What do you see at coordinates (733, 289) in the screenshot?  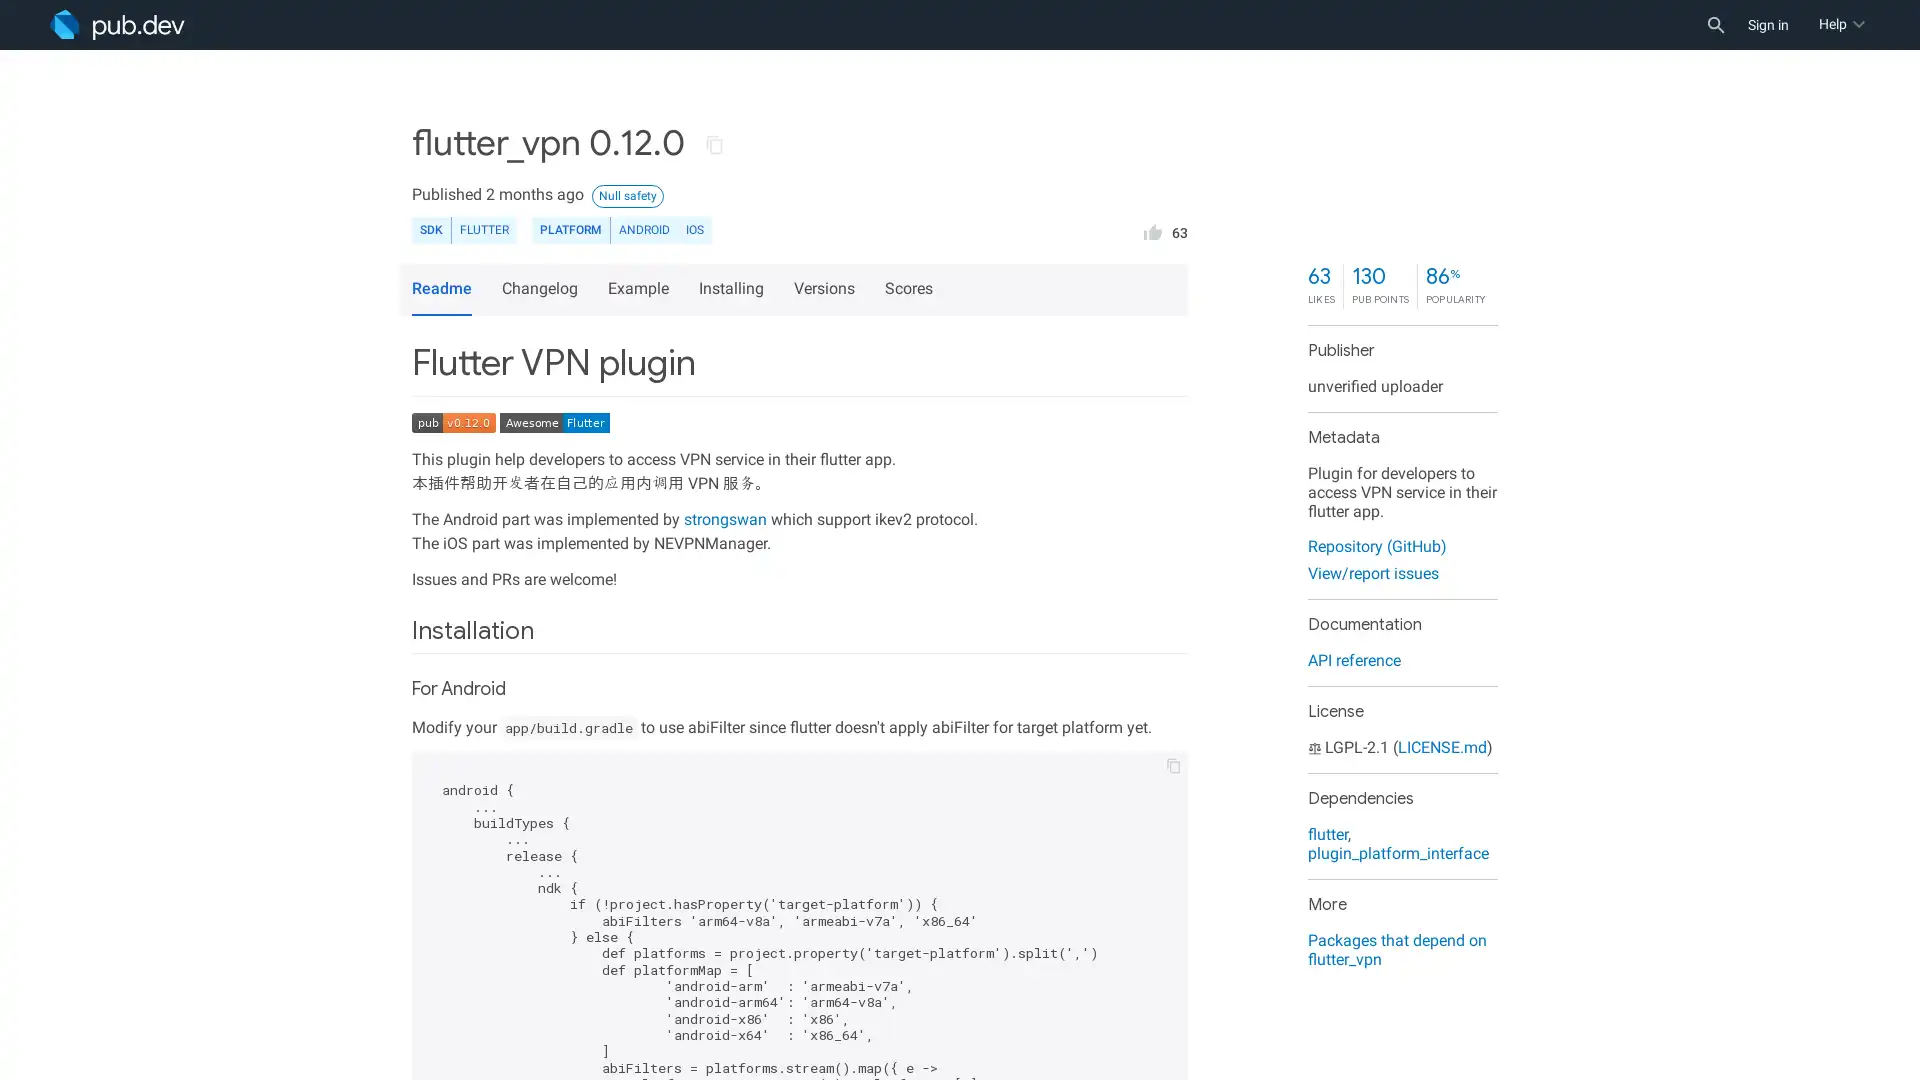 I see `Installing` at bounding box center [733, 289].